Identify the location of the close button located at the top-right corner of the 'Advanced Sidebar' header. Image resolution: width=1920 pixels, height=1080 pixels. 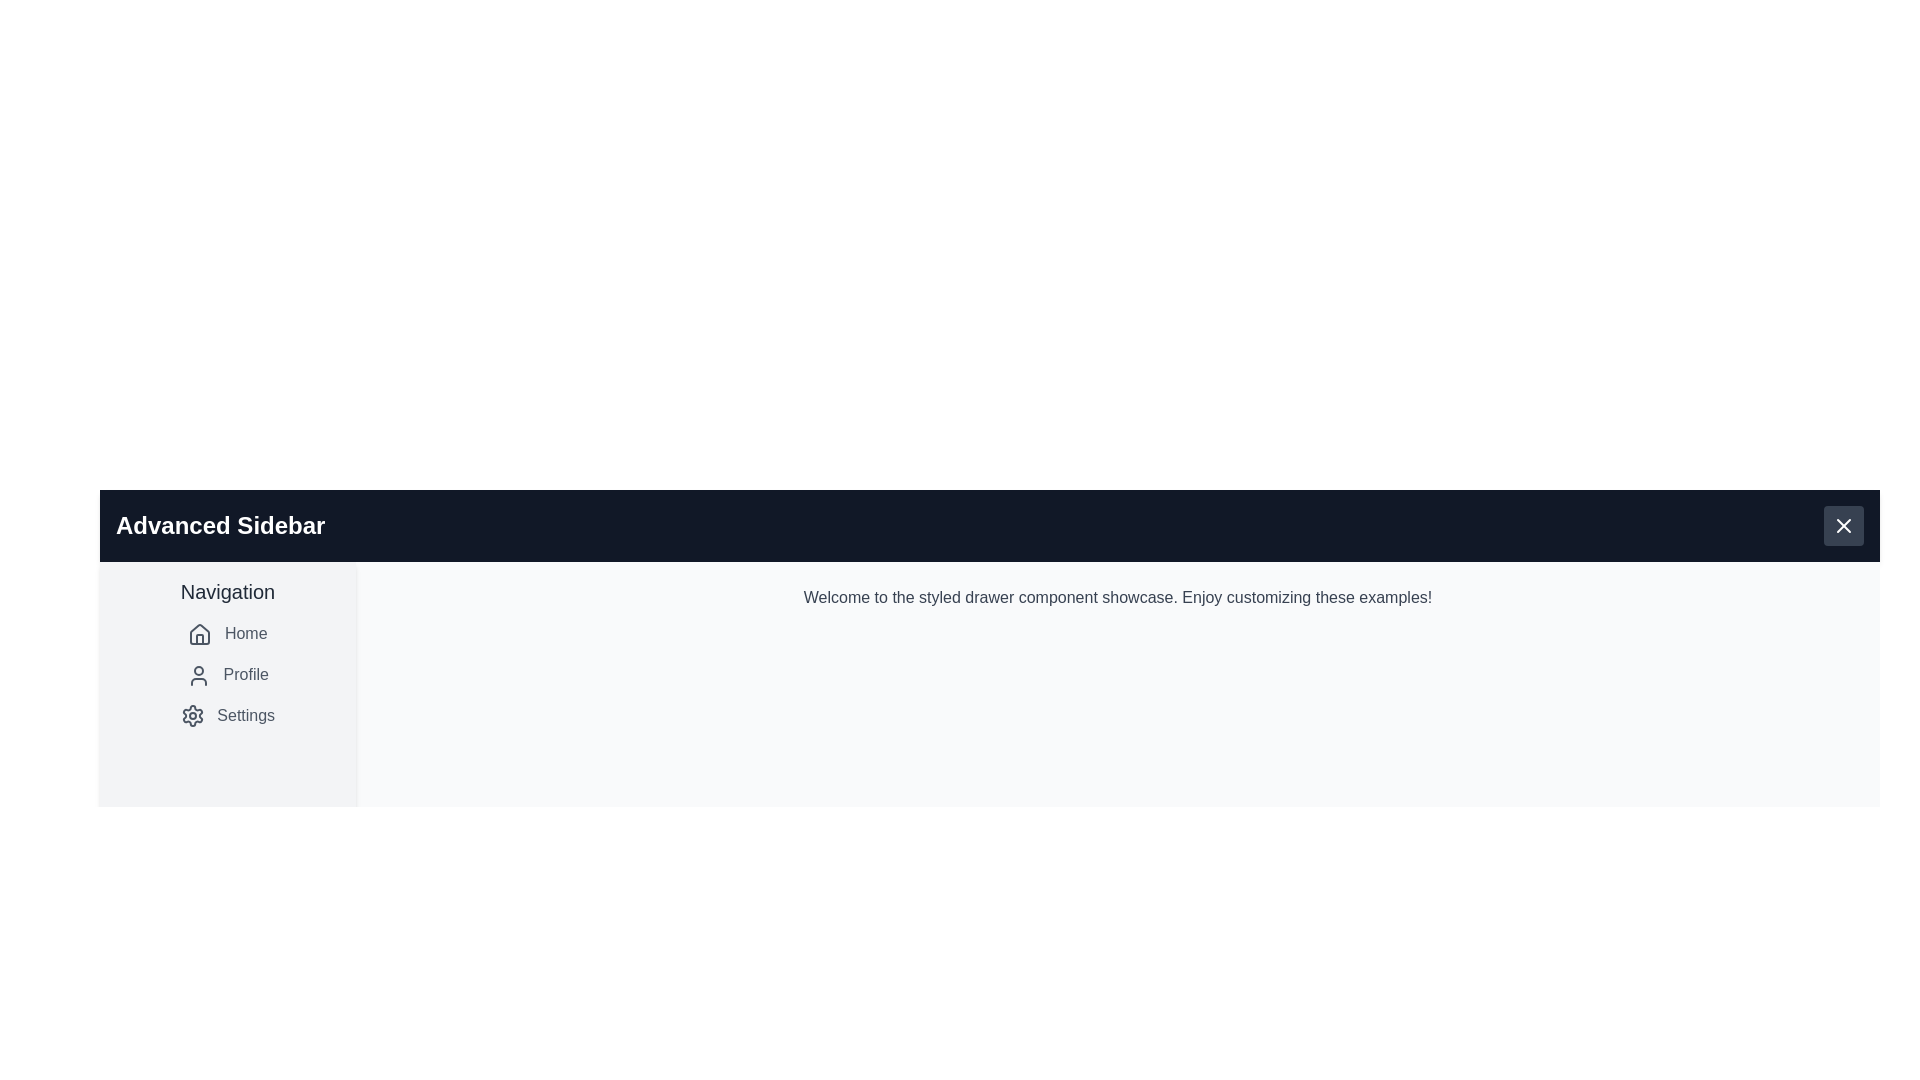
(1842, 524).